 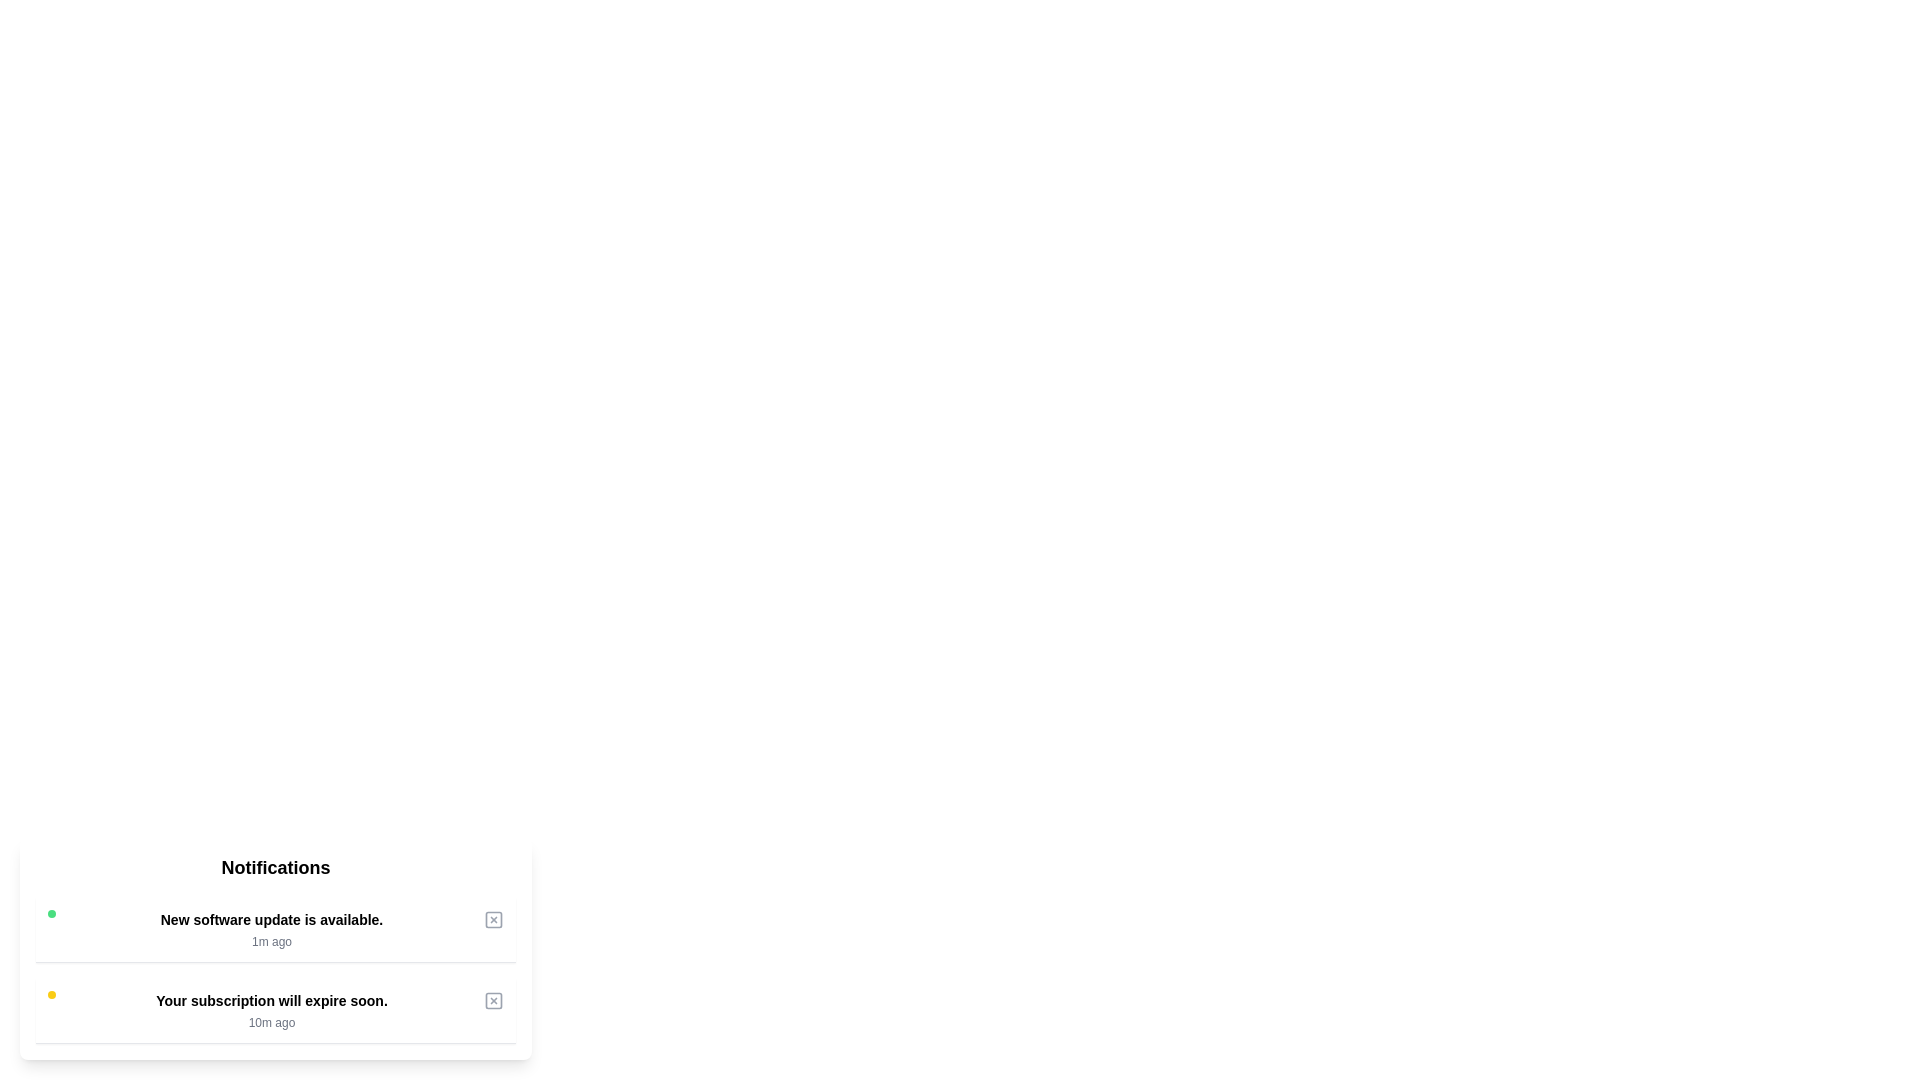 What do you see at coordinates (271, 1022) in the screenshot?
I see `the text label displaying '10m ago', which is positioned beneath the main text 'Your subscription will expire soon.' in the notification card` at bounding box center [271, 1022].